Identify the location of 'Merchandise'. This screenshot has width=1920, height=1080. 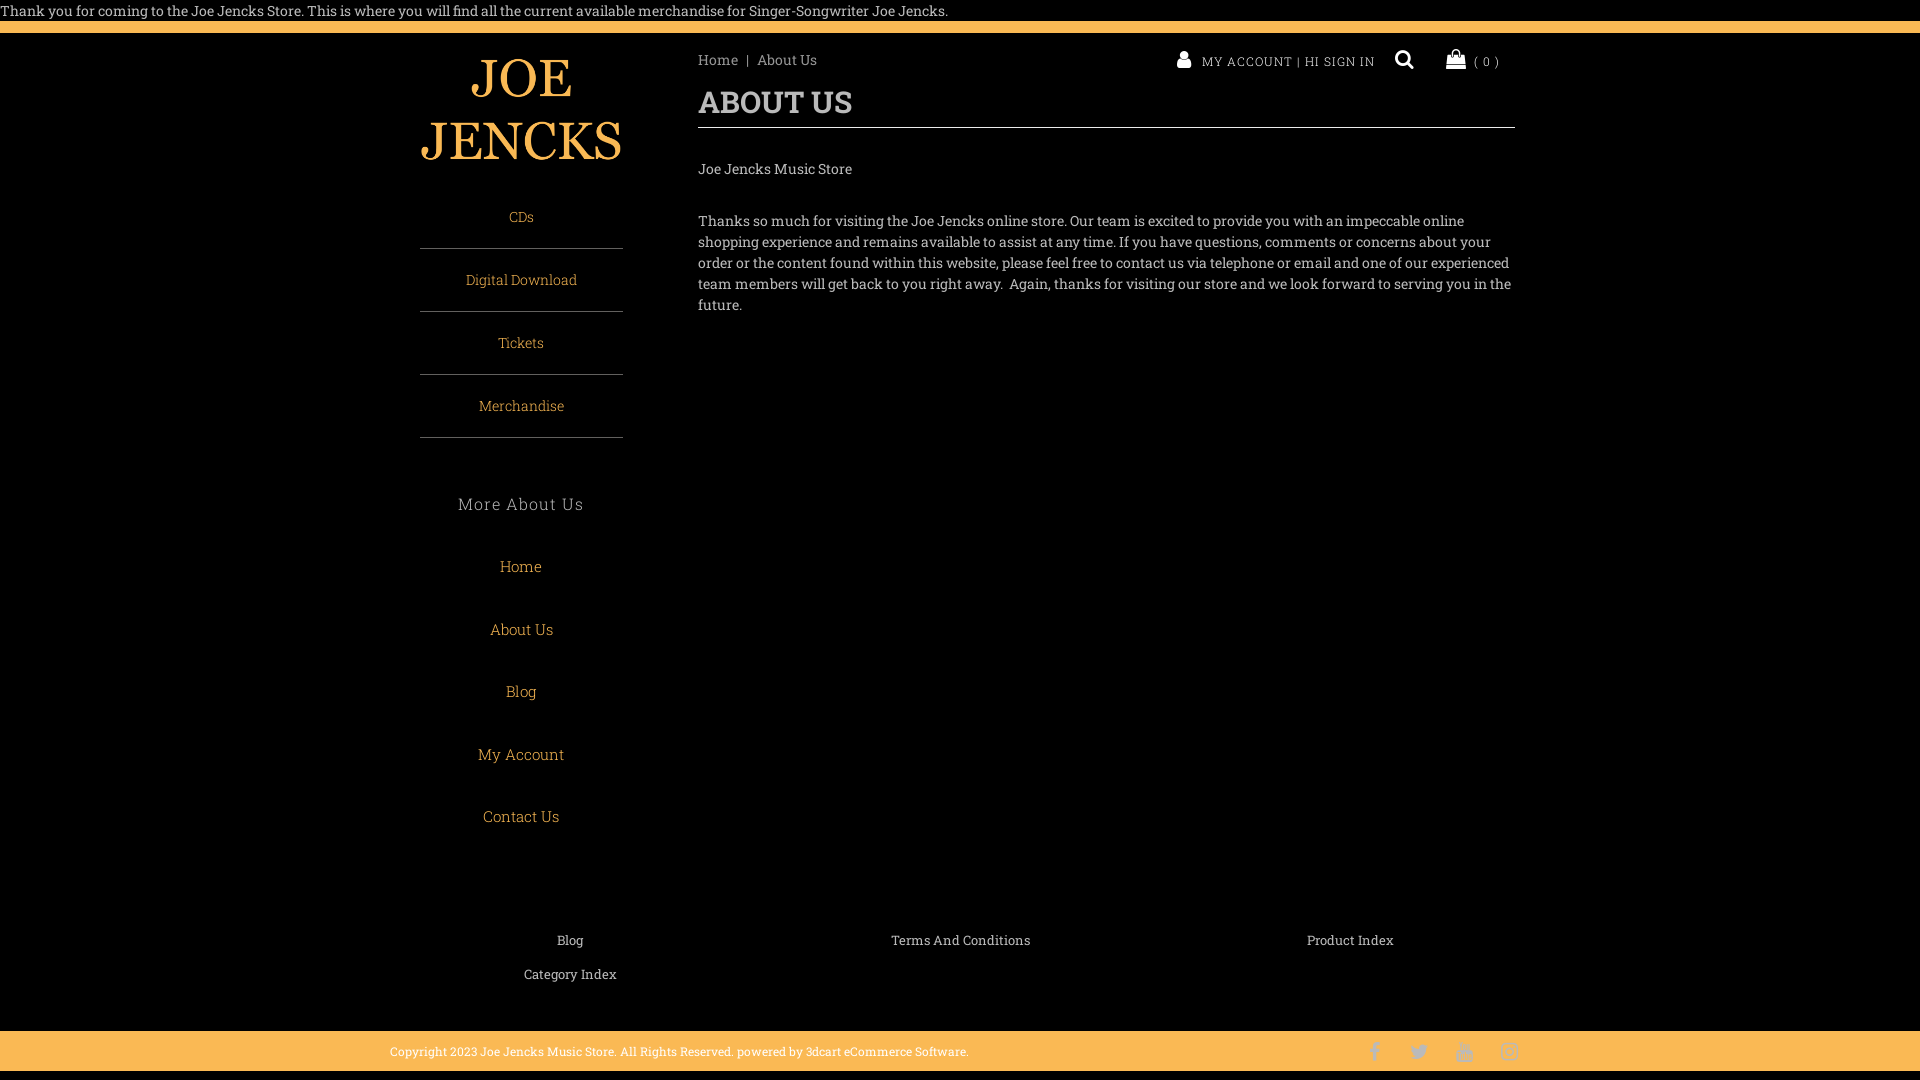
(521, 405).